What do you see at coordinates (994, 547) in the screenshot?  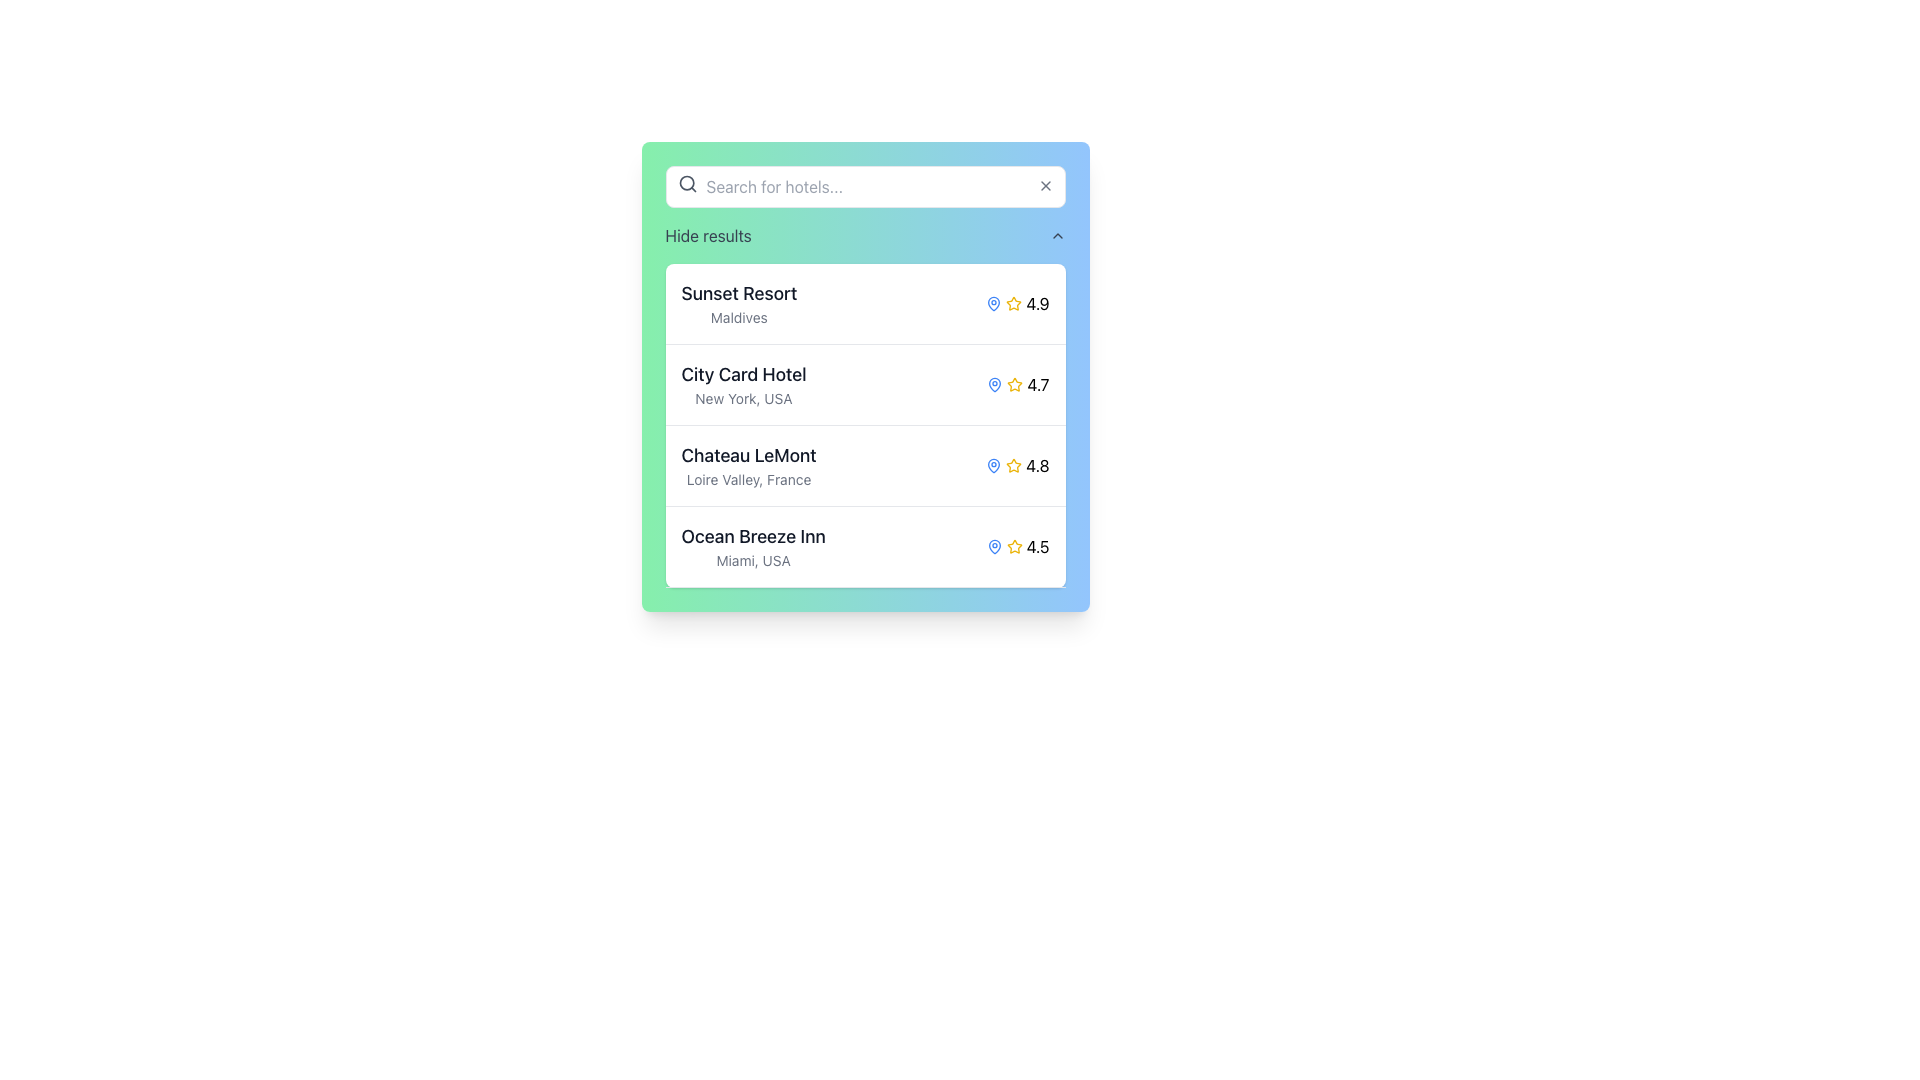 I see `the blue map pin icon located in the 'Ocean Breeze Inn' row, which is positioned to the left of the star rating icon and the text '4.5'` at bounding box center [994, 547].